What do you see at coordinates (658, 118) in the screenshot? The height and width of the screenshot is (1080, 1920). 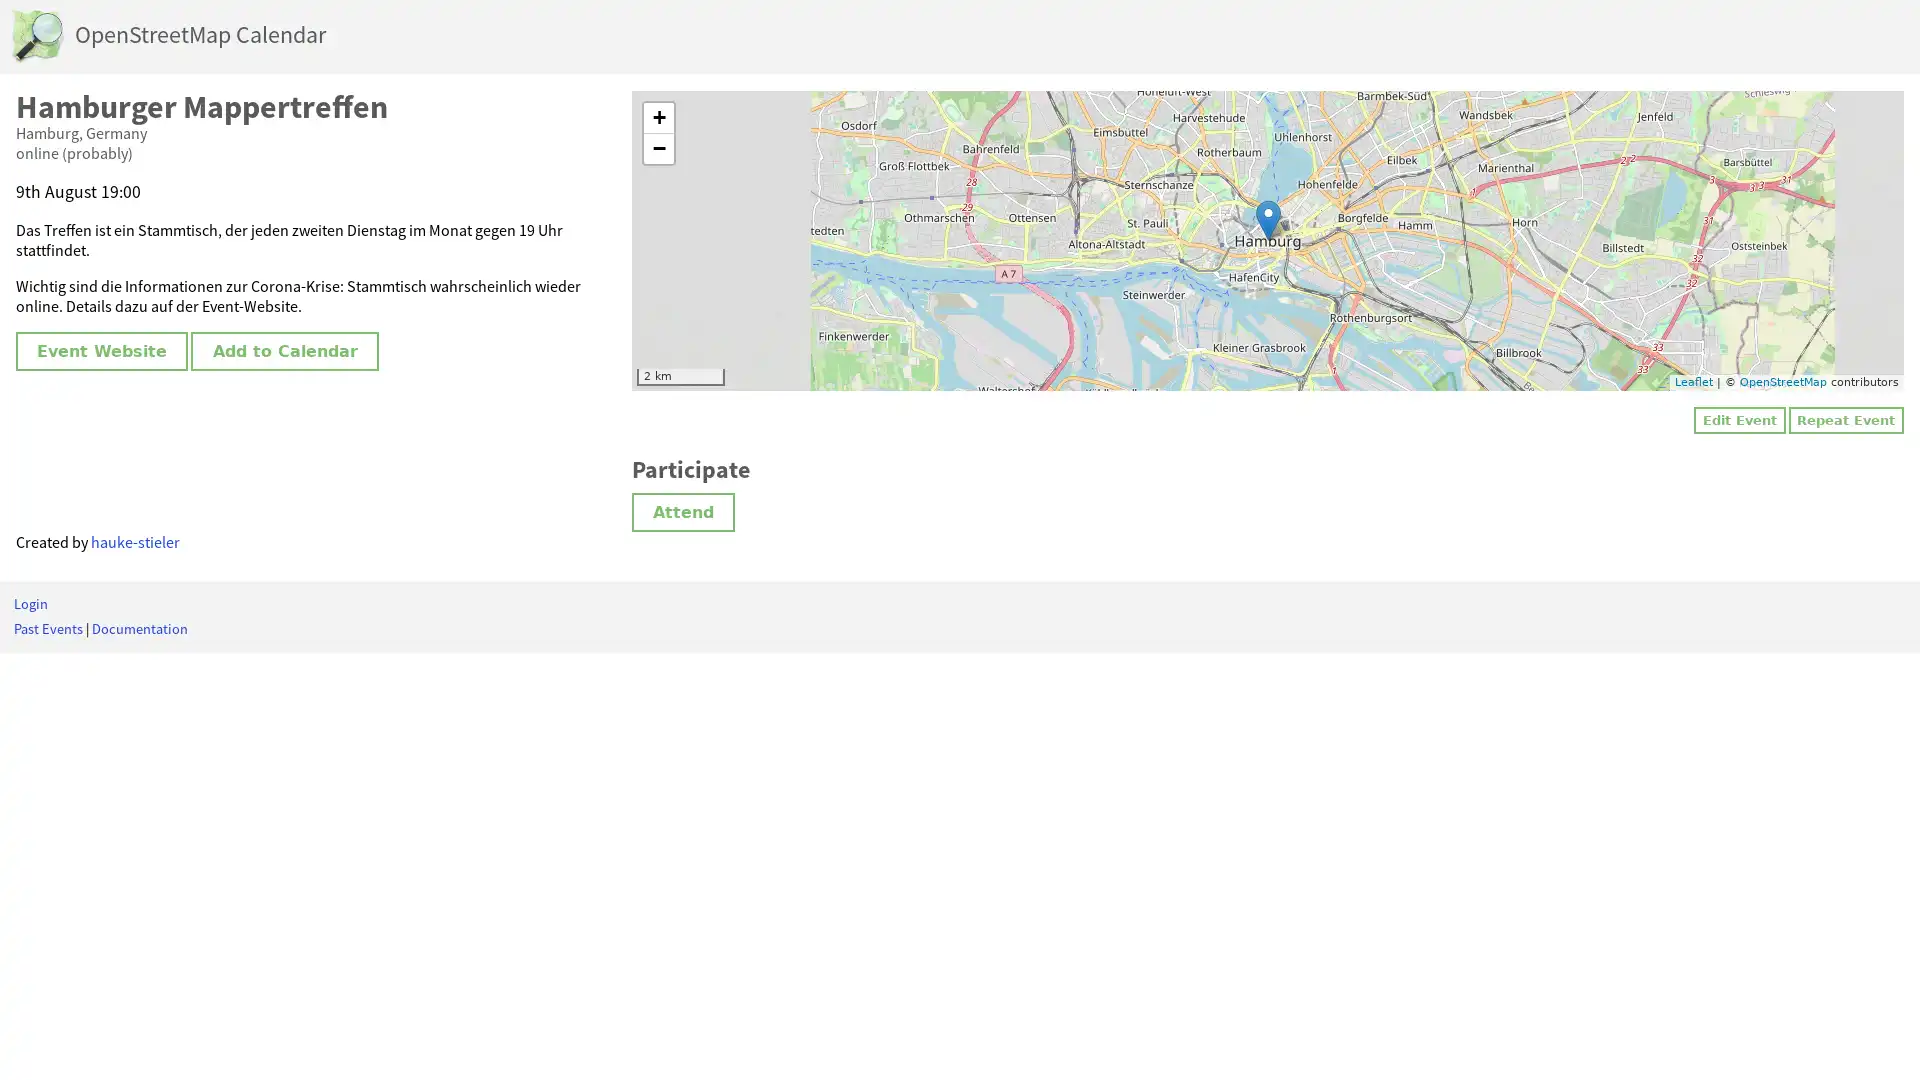 I see `Zoom in` at bounding box center [658, 118].